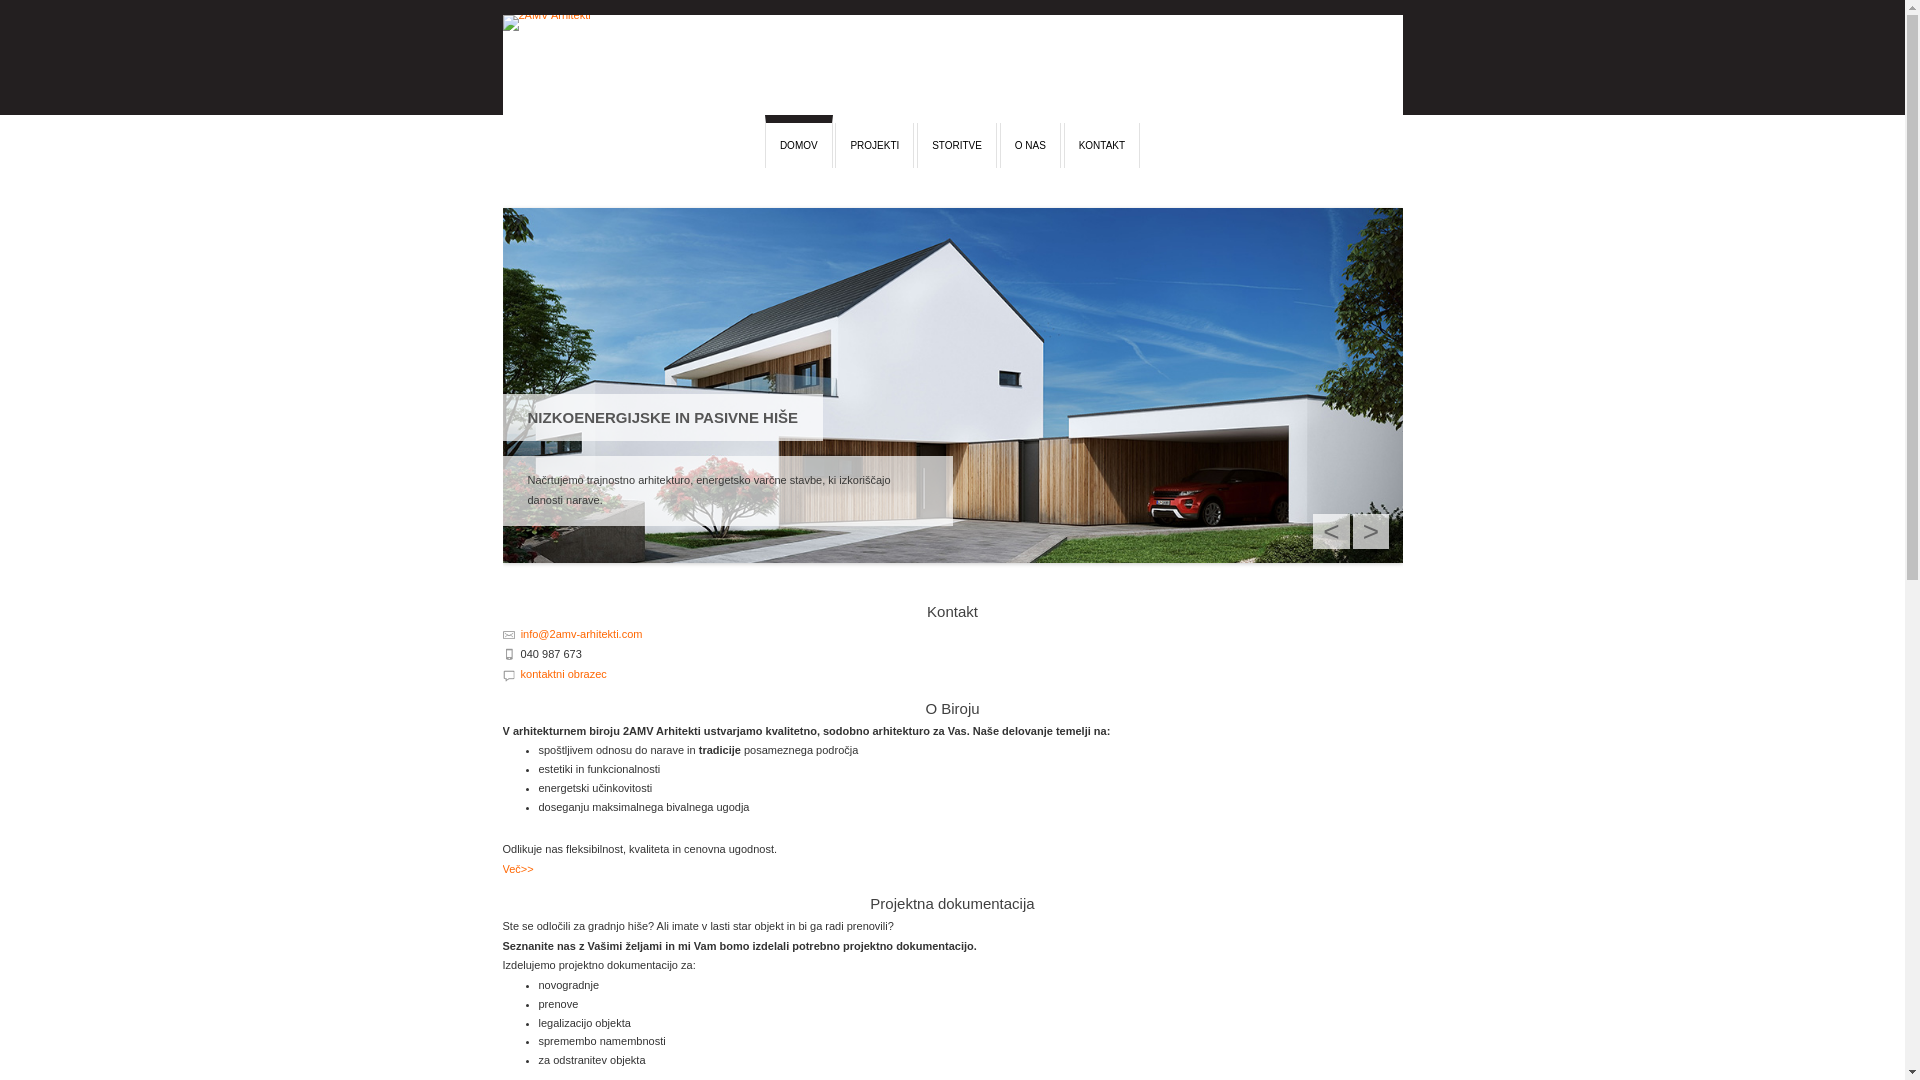 The image size is (1920, 1080). What do you see at coordinates (502, 632) in the screenshot?
I see `'2AMV mail'` at bounding box center [502, 632].